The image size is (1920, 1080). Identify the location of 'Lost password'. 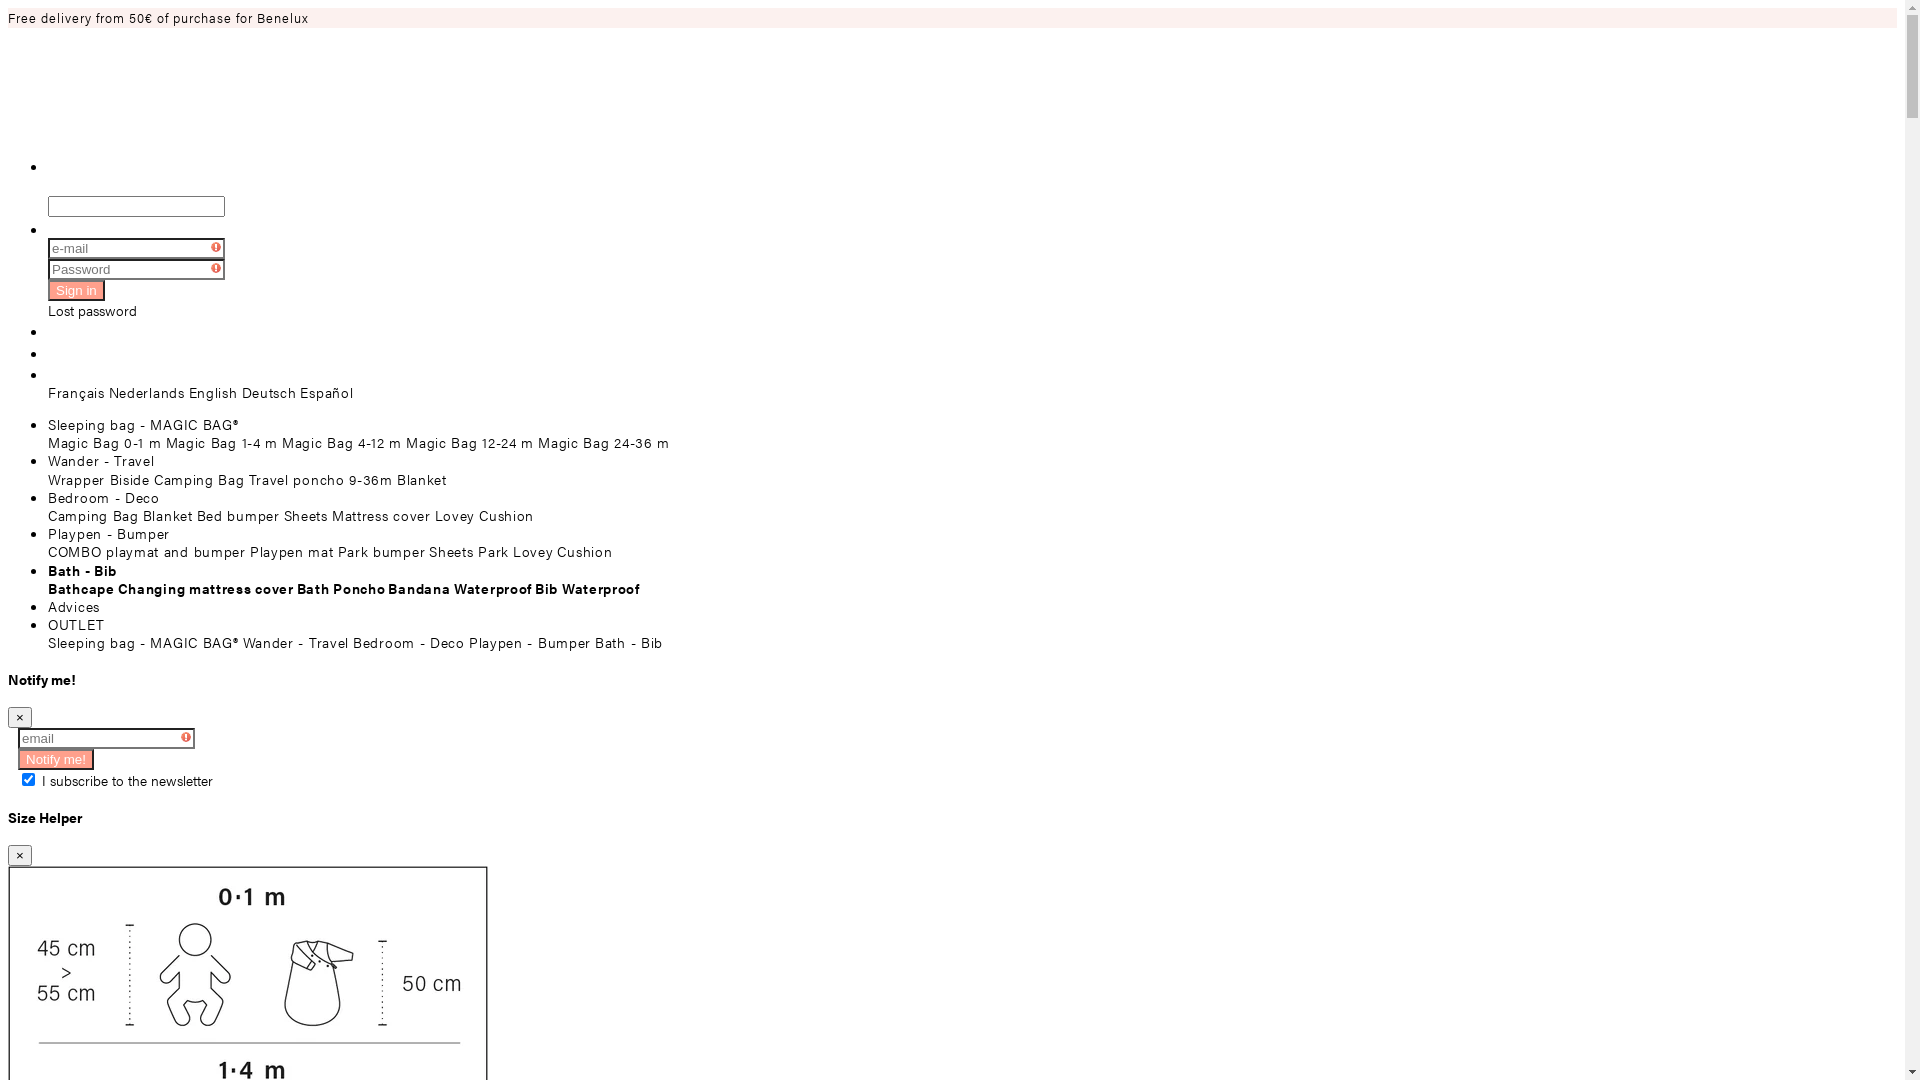
(91, 309).